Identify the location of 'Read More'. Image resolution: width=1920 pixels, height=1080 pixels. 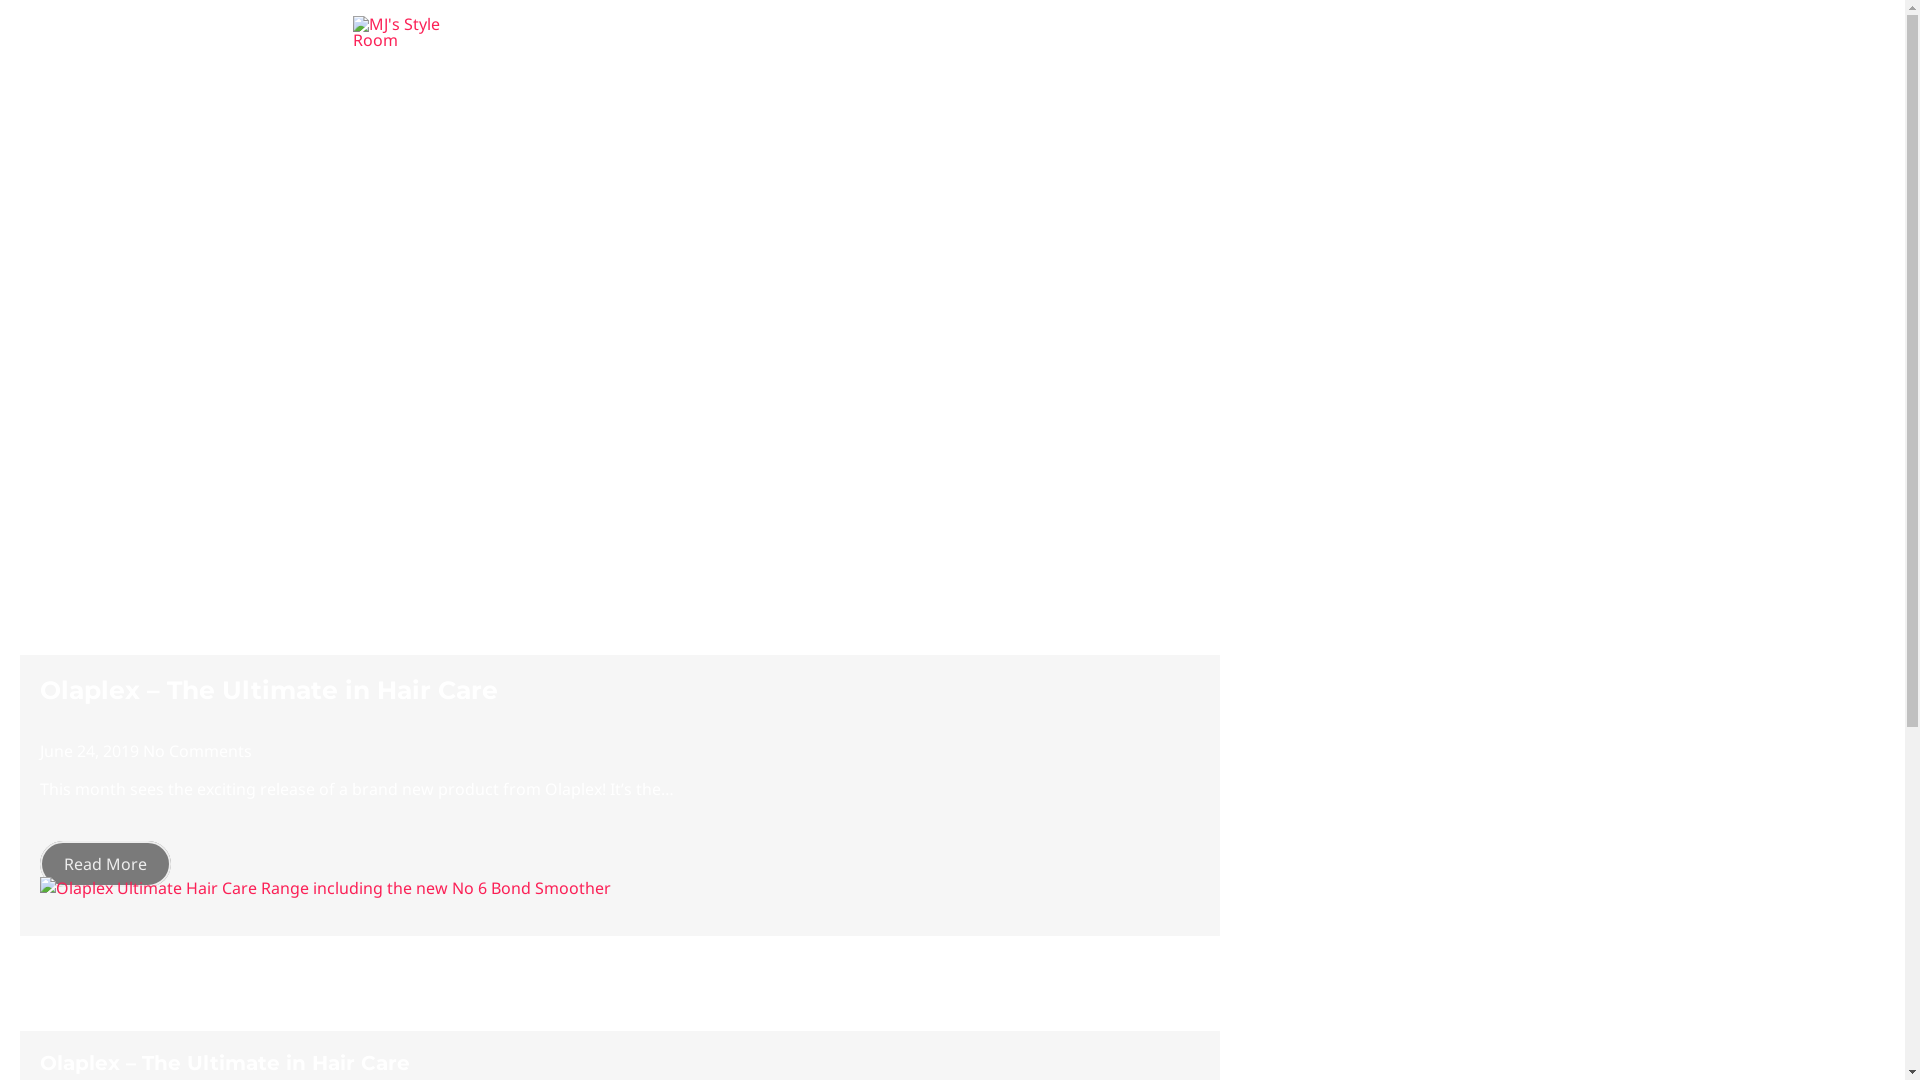
(104, 863).